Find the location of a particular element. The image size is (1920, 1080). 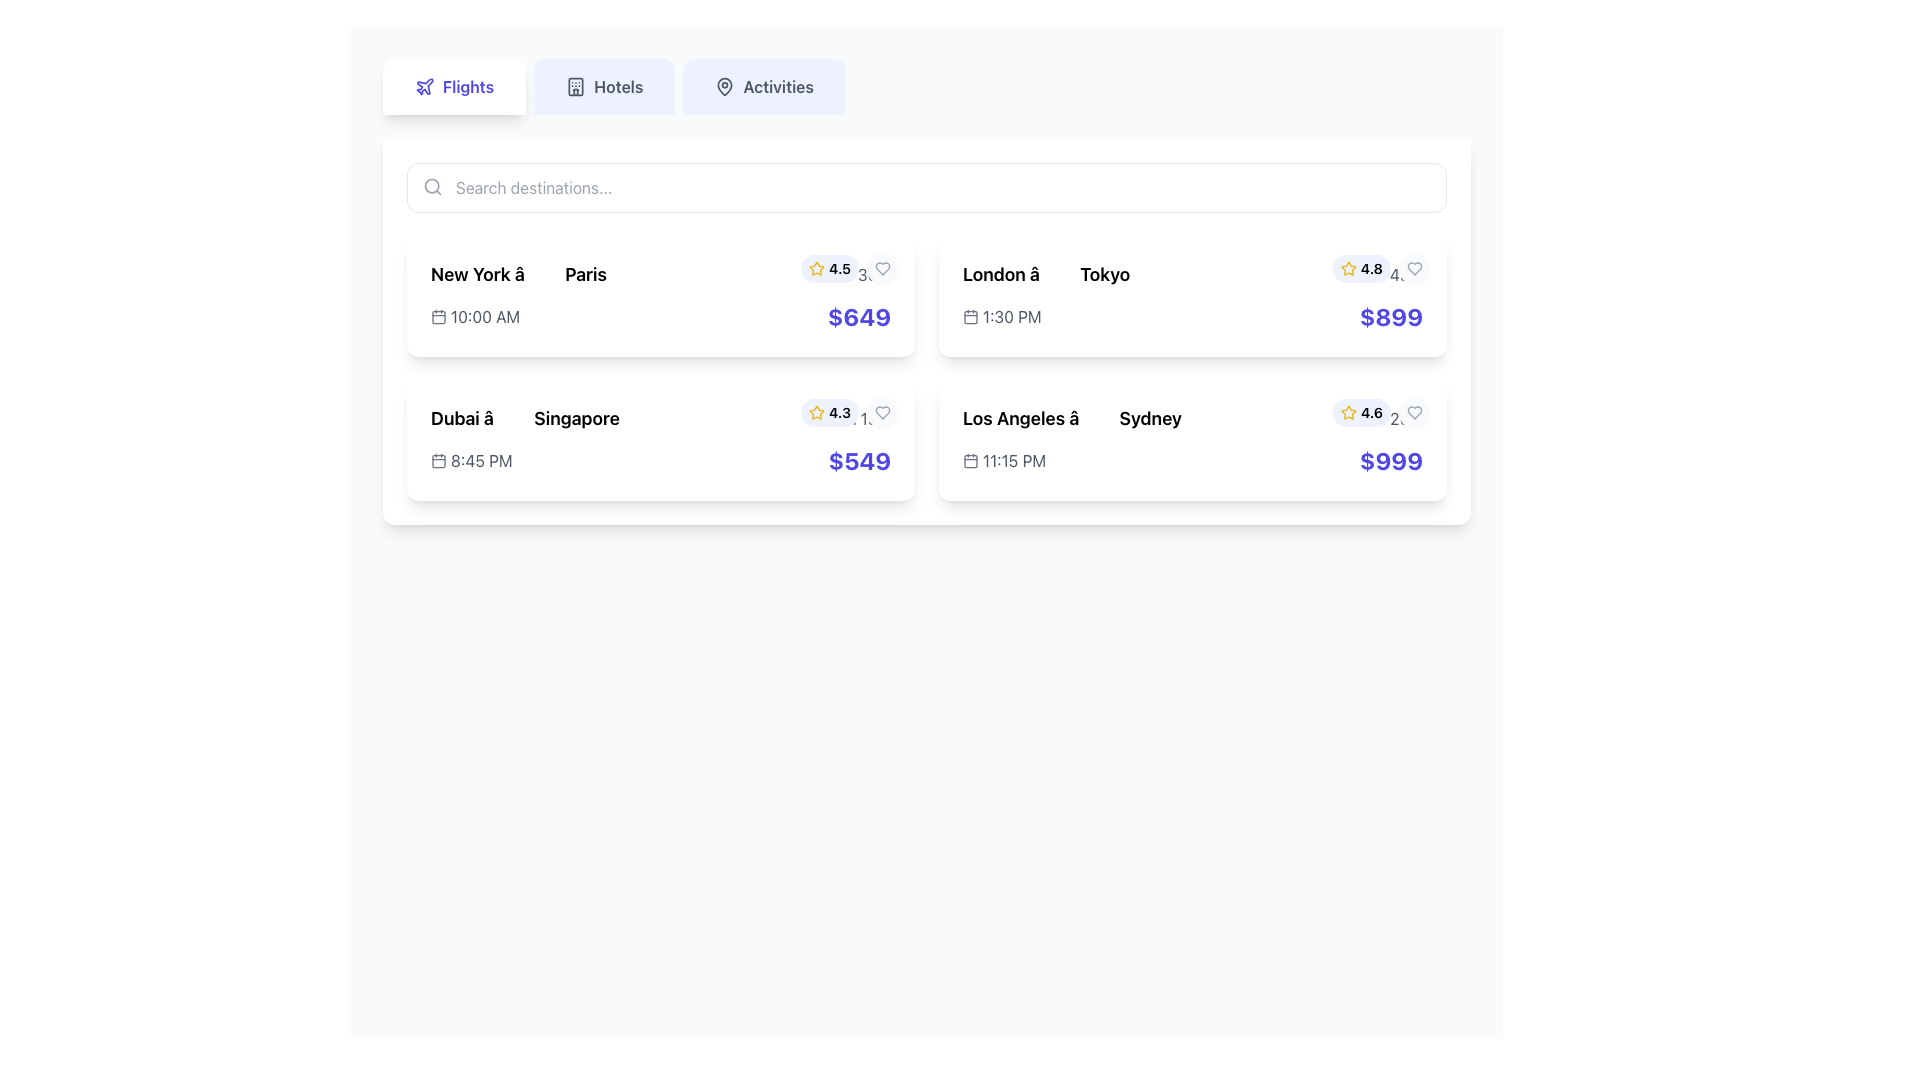

the yellow outlined star icon representing a rating, which is located to the left of the text '4.5' in the top card of the left group of two cards is located at coordinates (817, 268).